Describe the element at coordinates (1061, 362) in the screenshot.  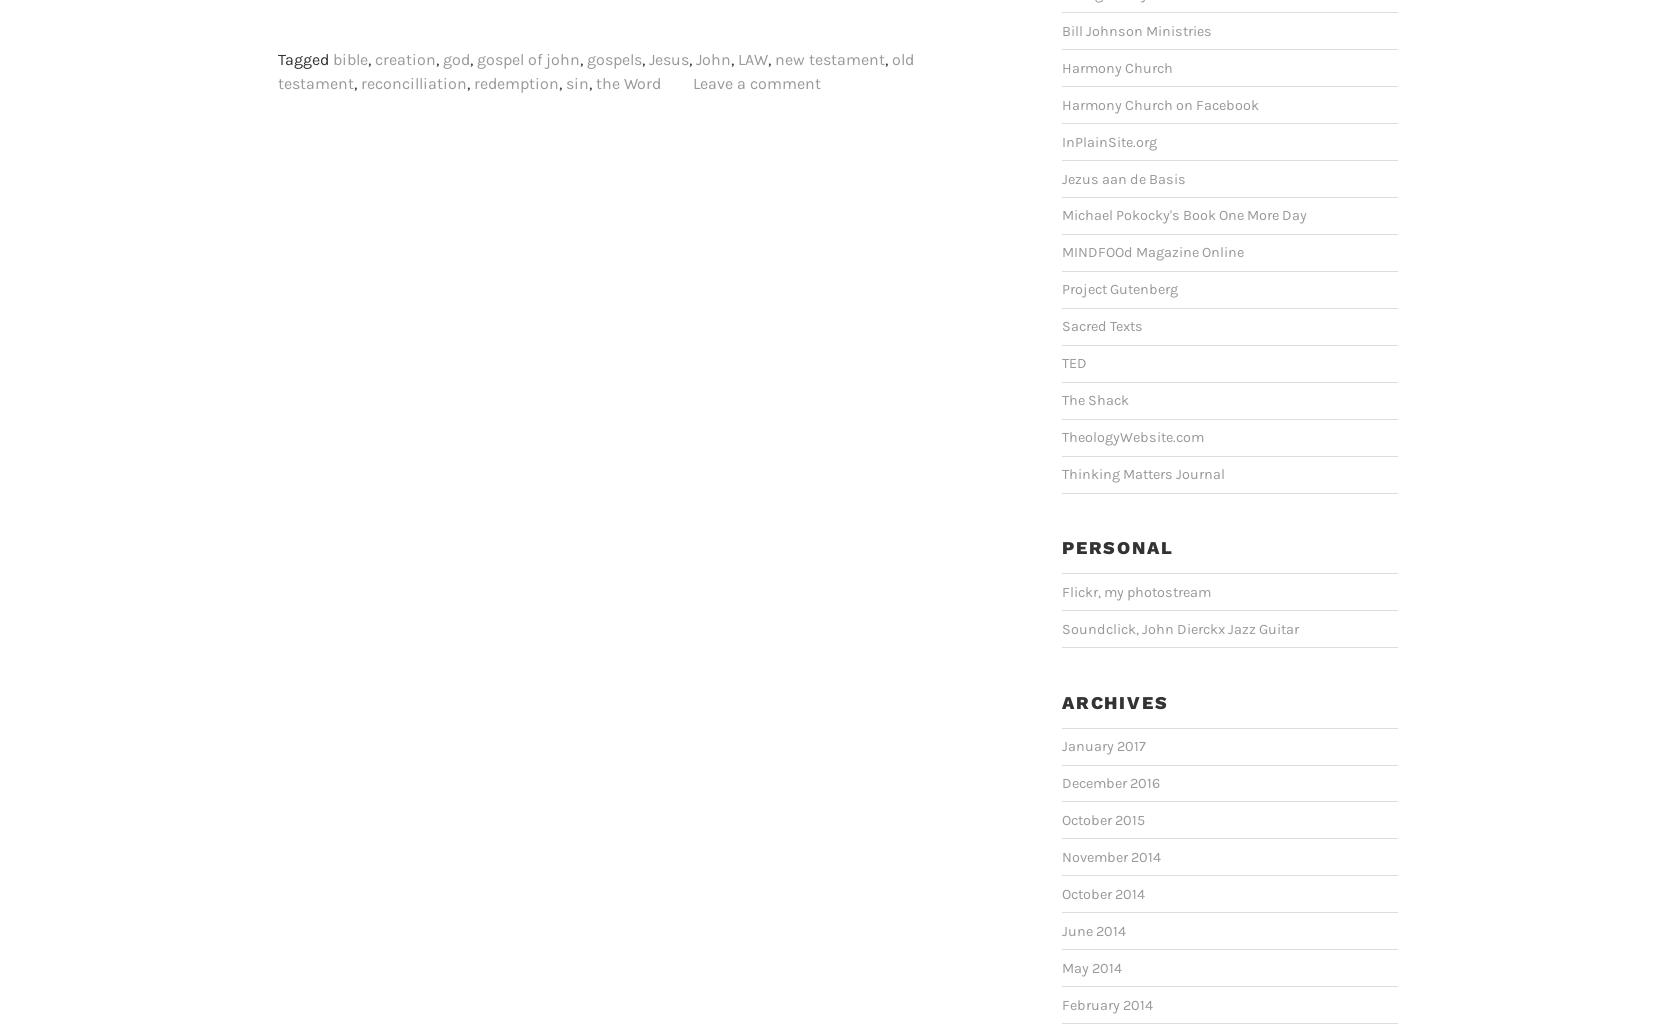
I see `'TED'` at that location.